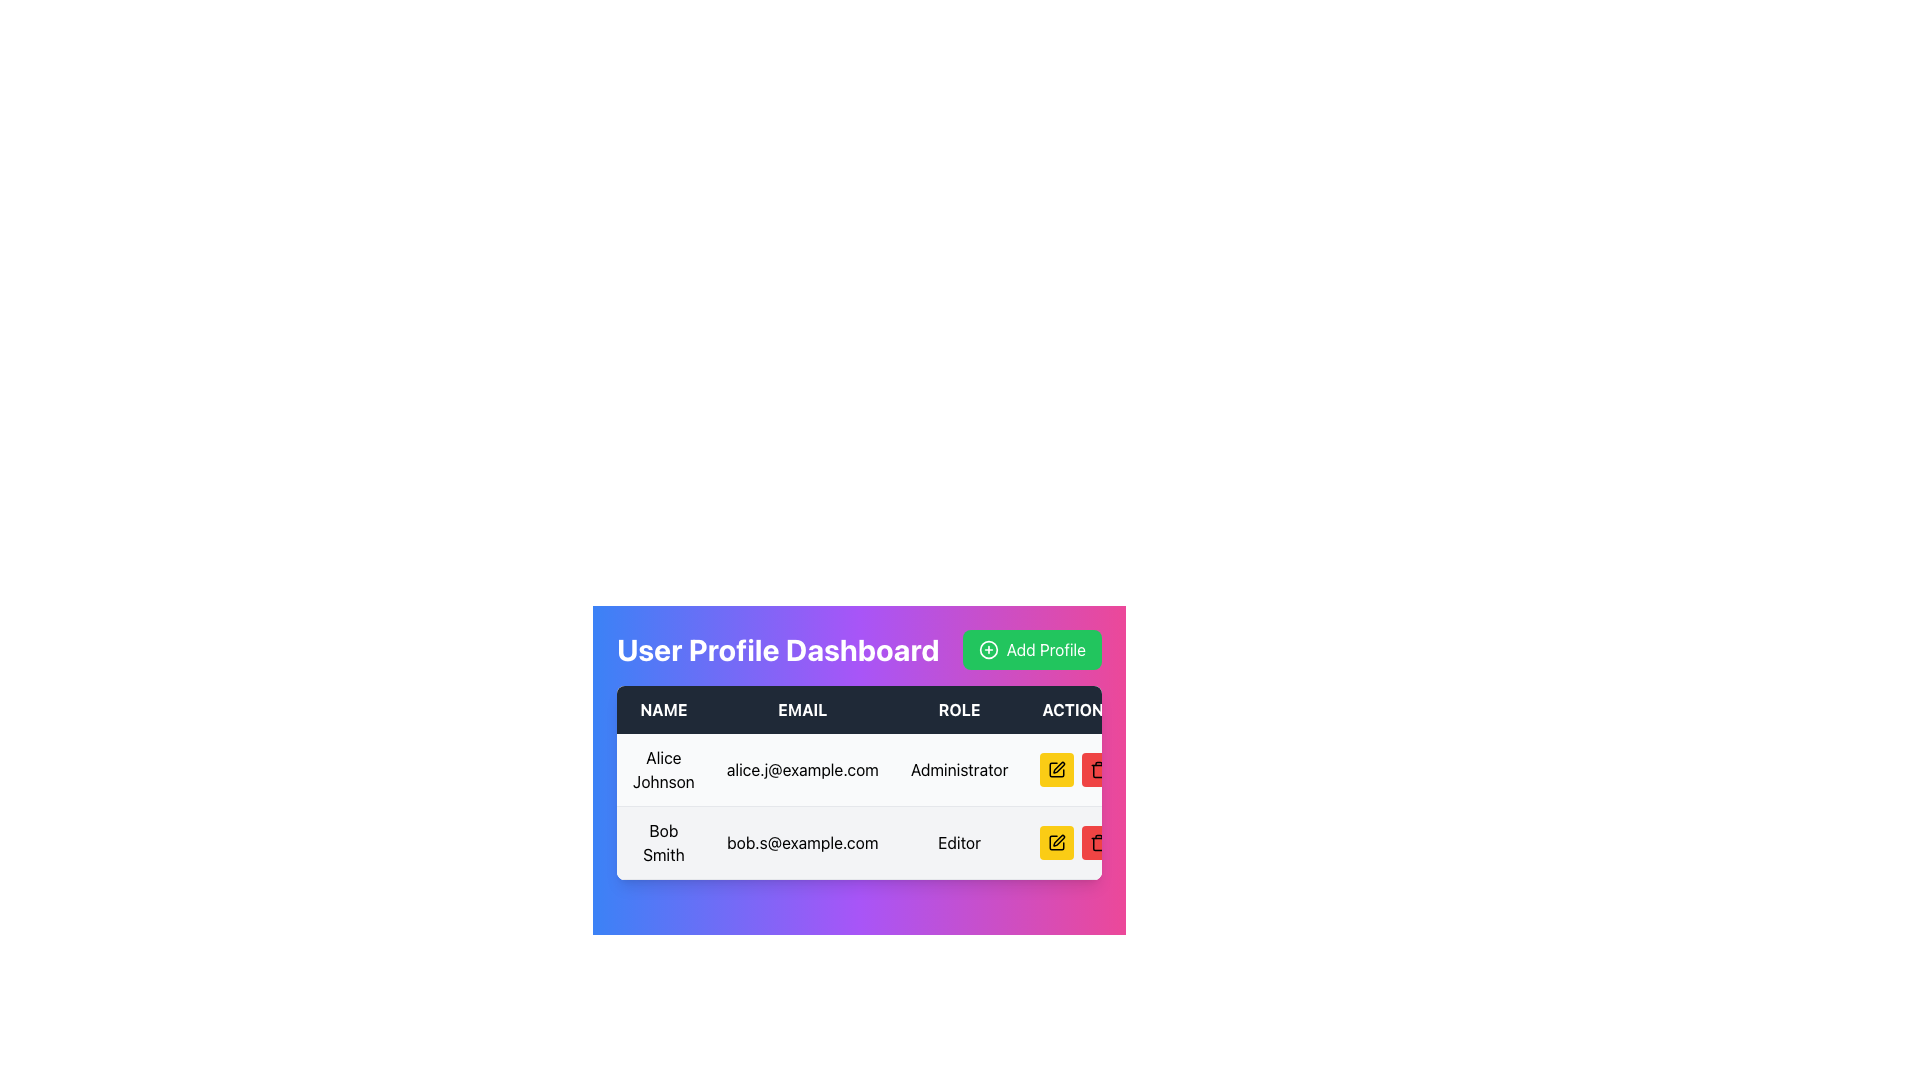 The height and width of the screenshot is (1080, 1920). I want to click on the header titled 'User Profile Dashboard' with the 'Add Profile' button, so click(859, 650).